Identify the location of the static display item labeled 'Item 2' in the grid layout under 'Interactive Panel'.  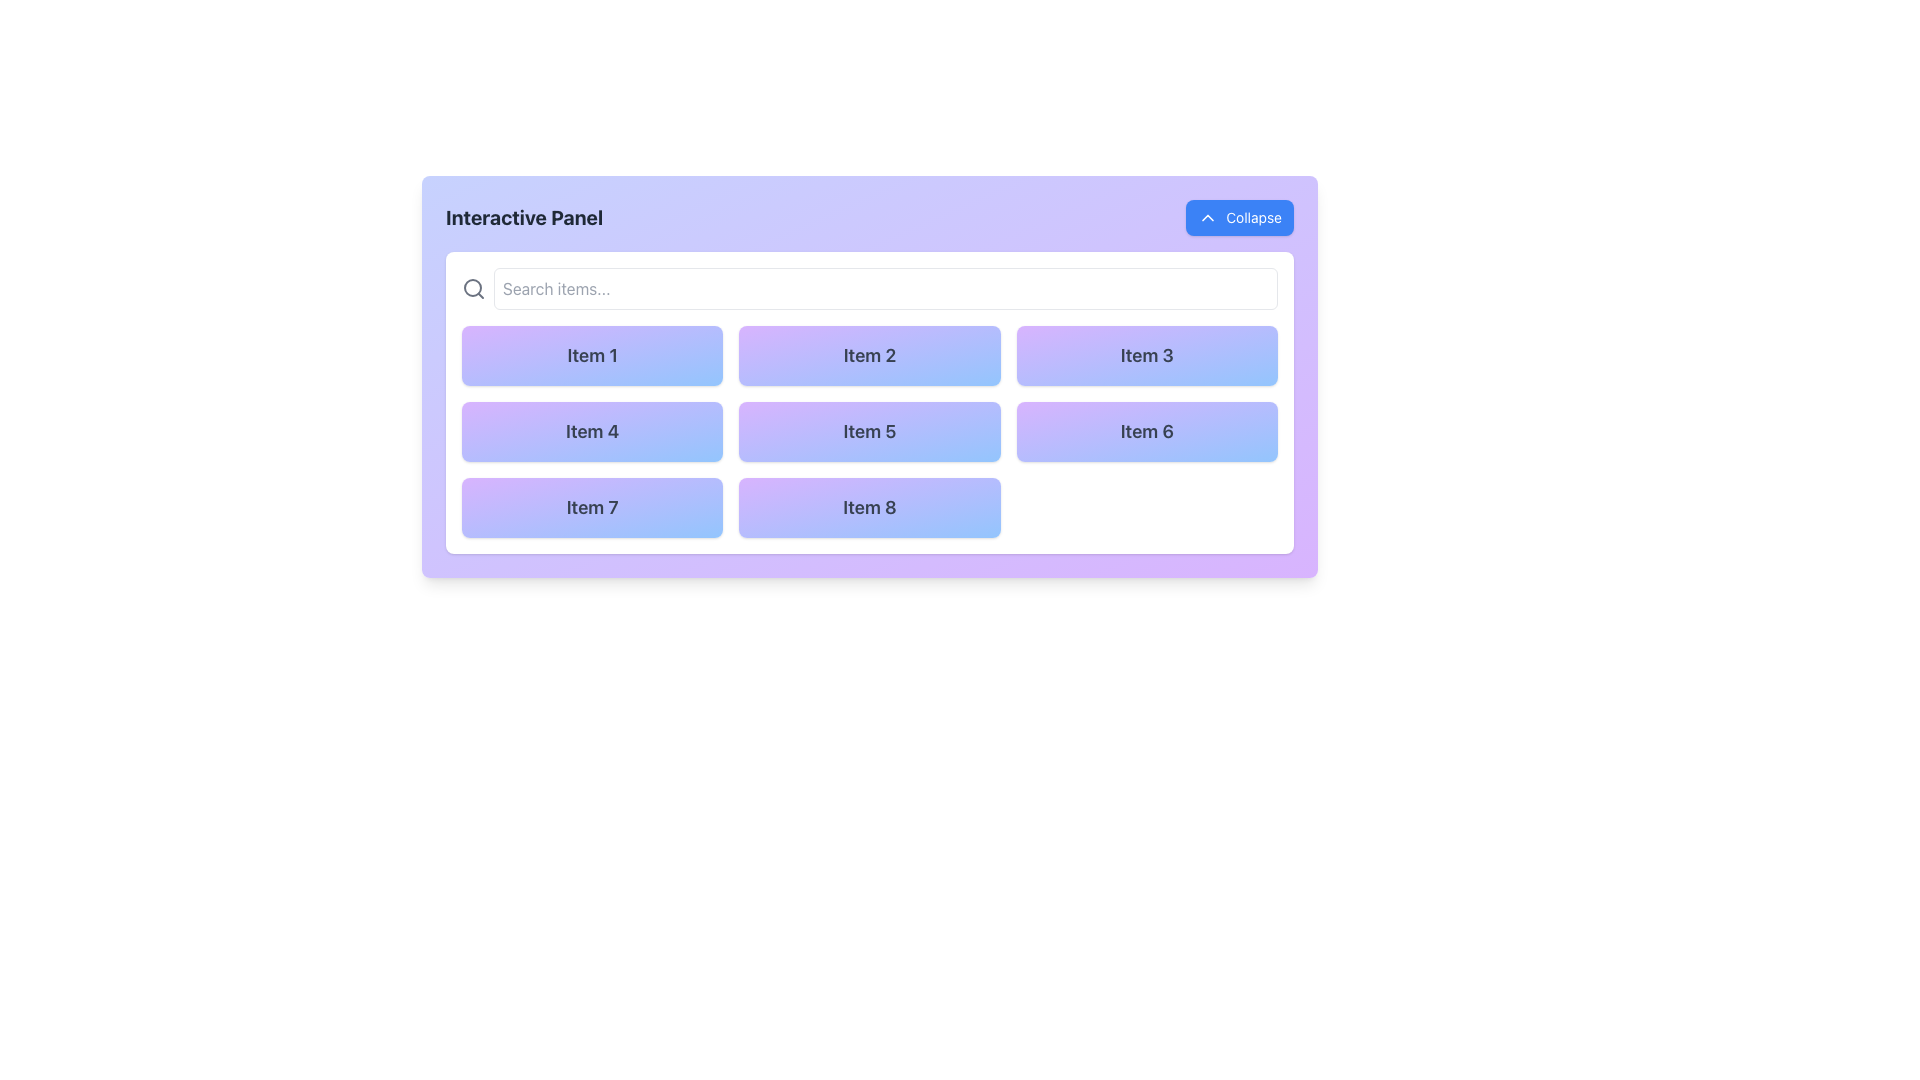
(869, 354).